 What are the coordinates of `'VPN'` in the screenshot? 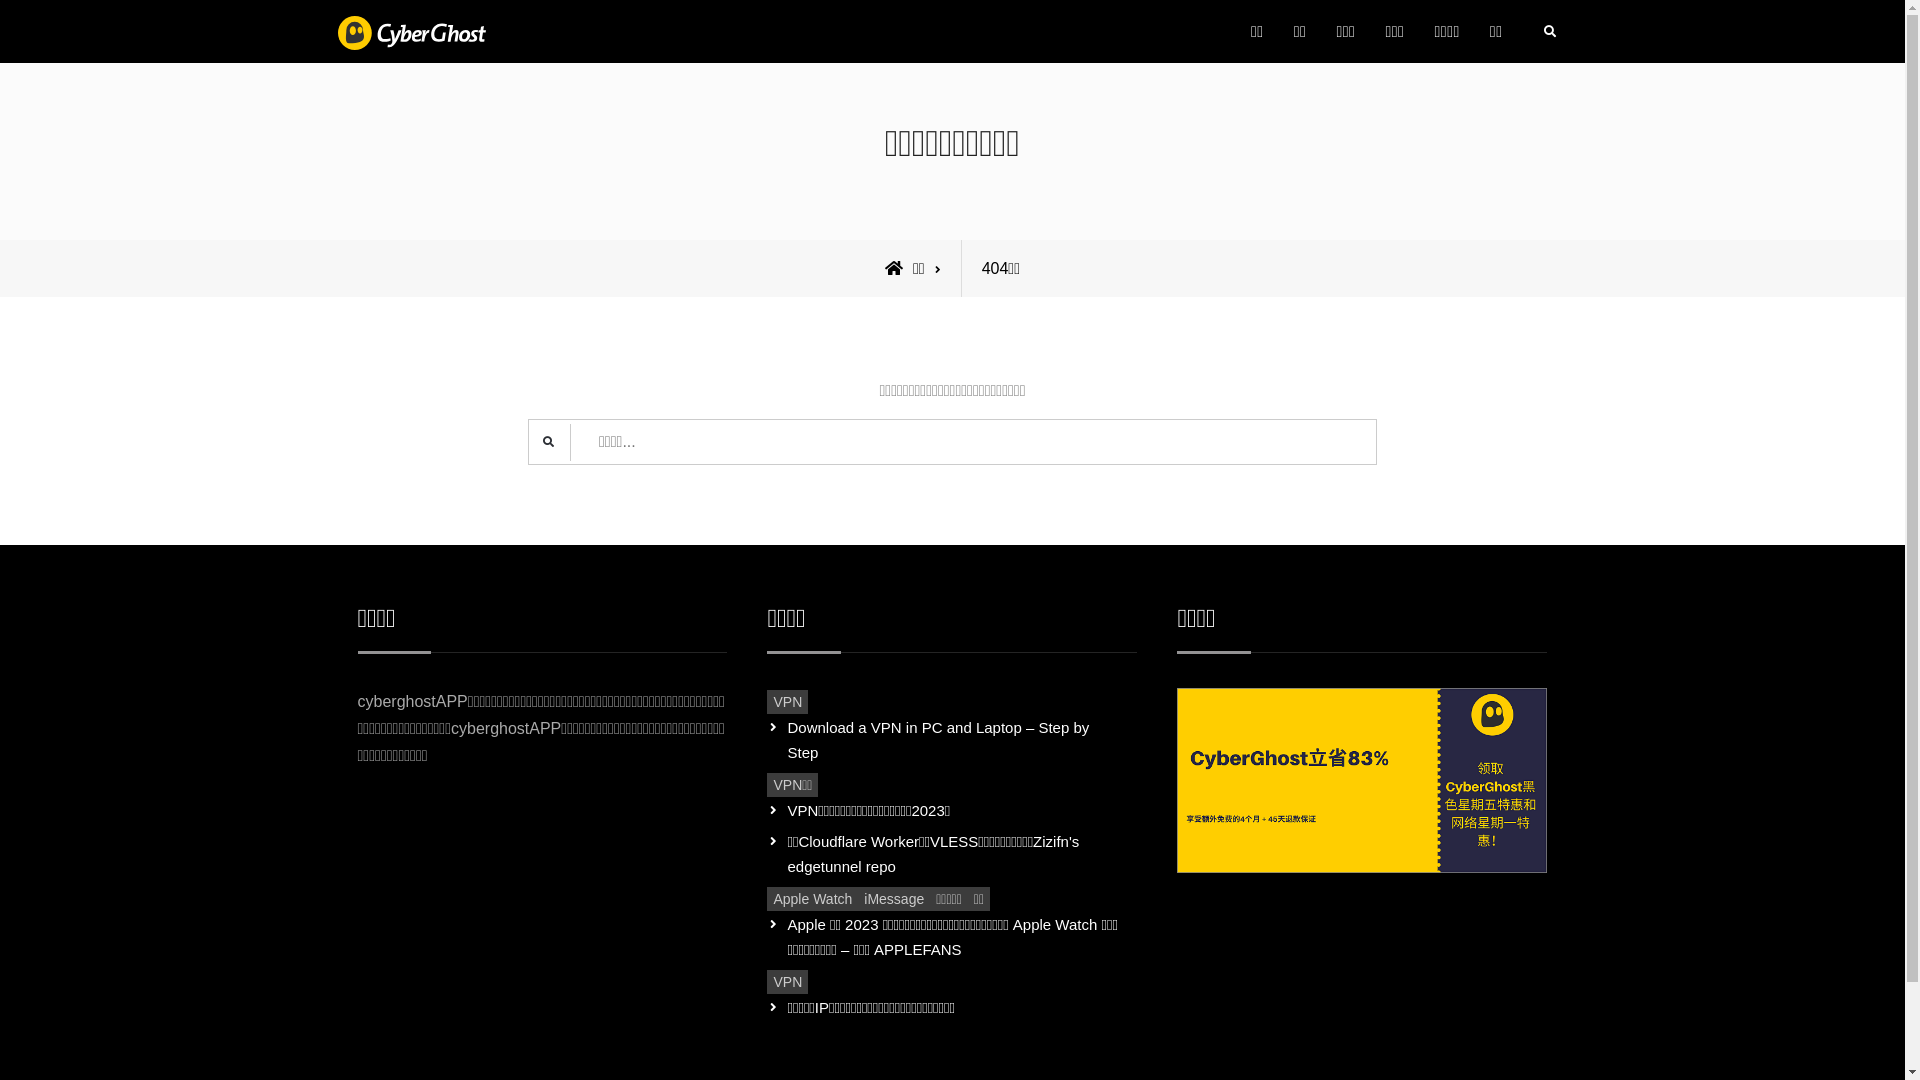 It's located at (786, 701).